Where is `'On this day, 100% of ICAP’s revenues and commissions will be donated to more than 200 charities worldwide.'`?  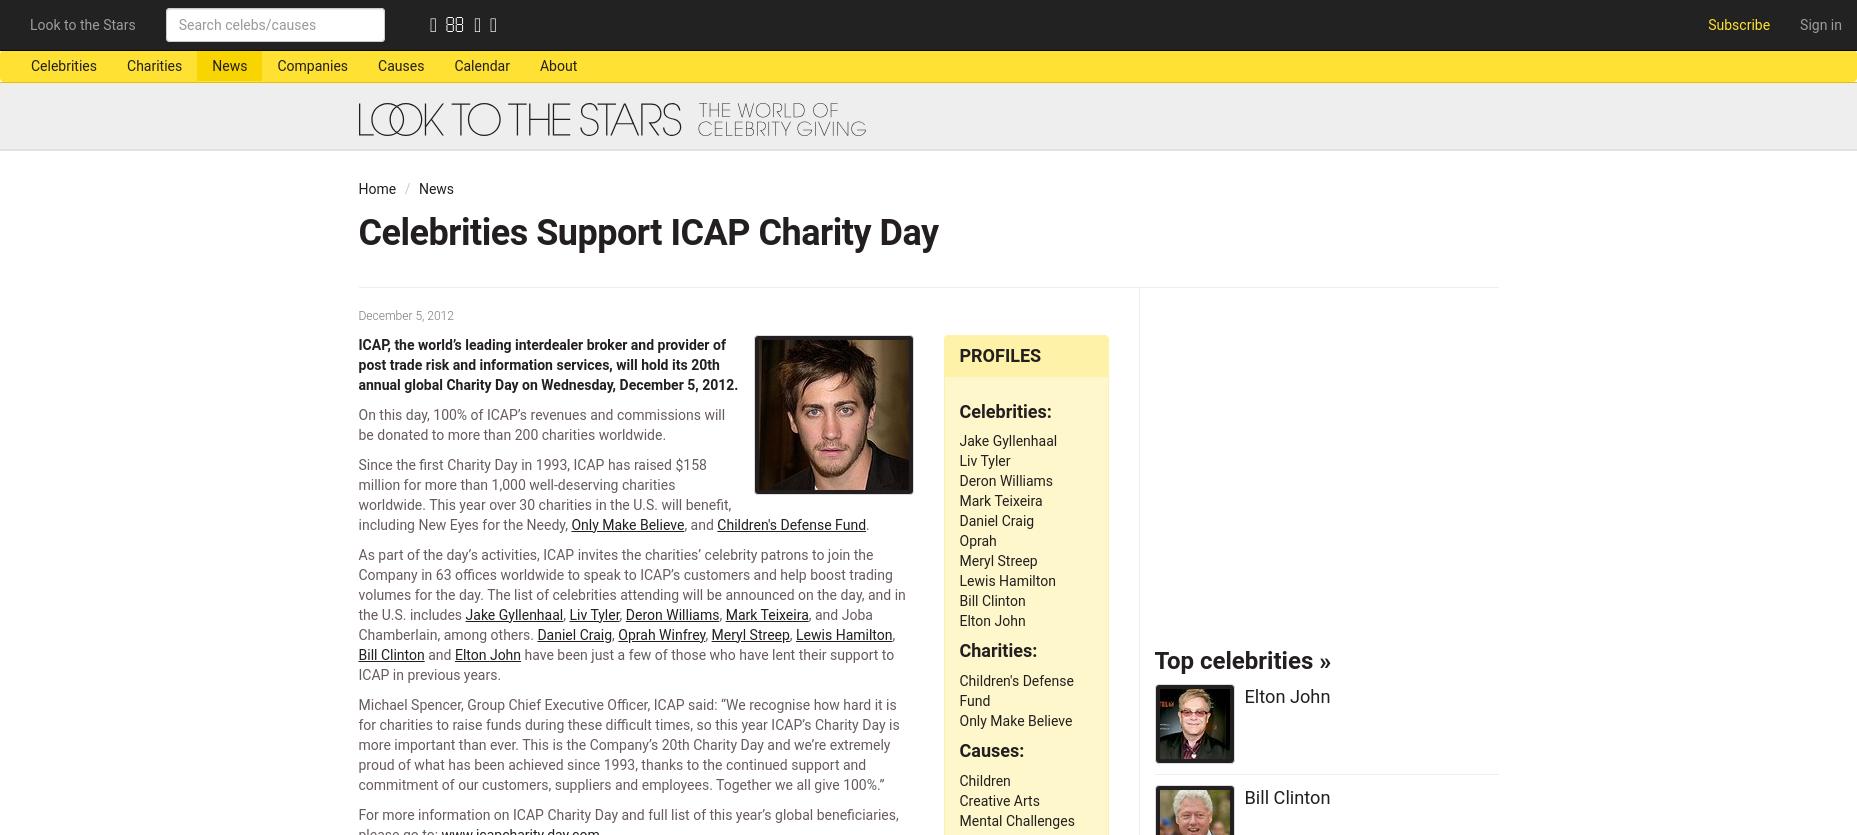 'On this day, 100% of ICAP’s revenues and commissions will be donated to more than 200 charities worldwide.' is located at coordinates (358, 423).